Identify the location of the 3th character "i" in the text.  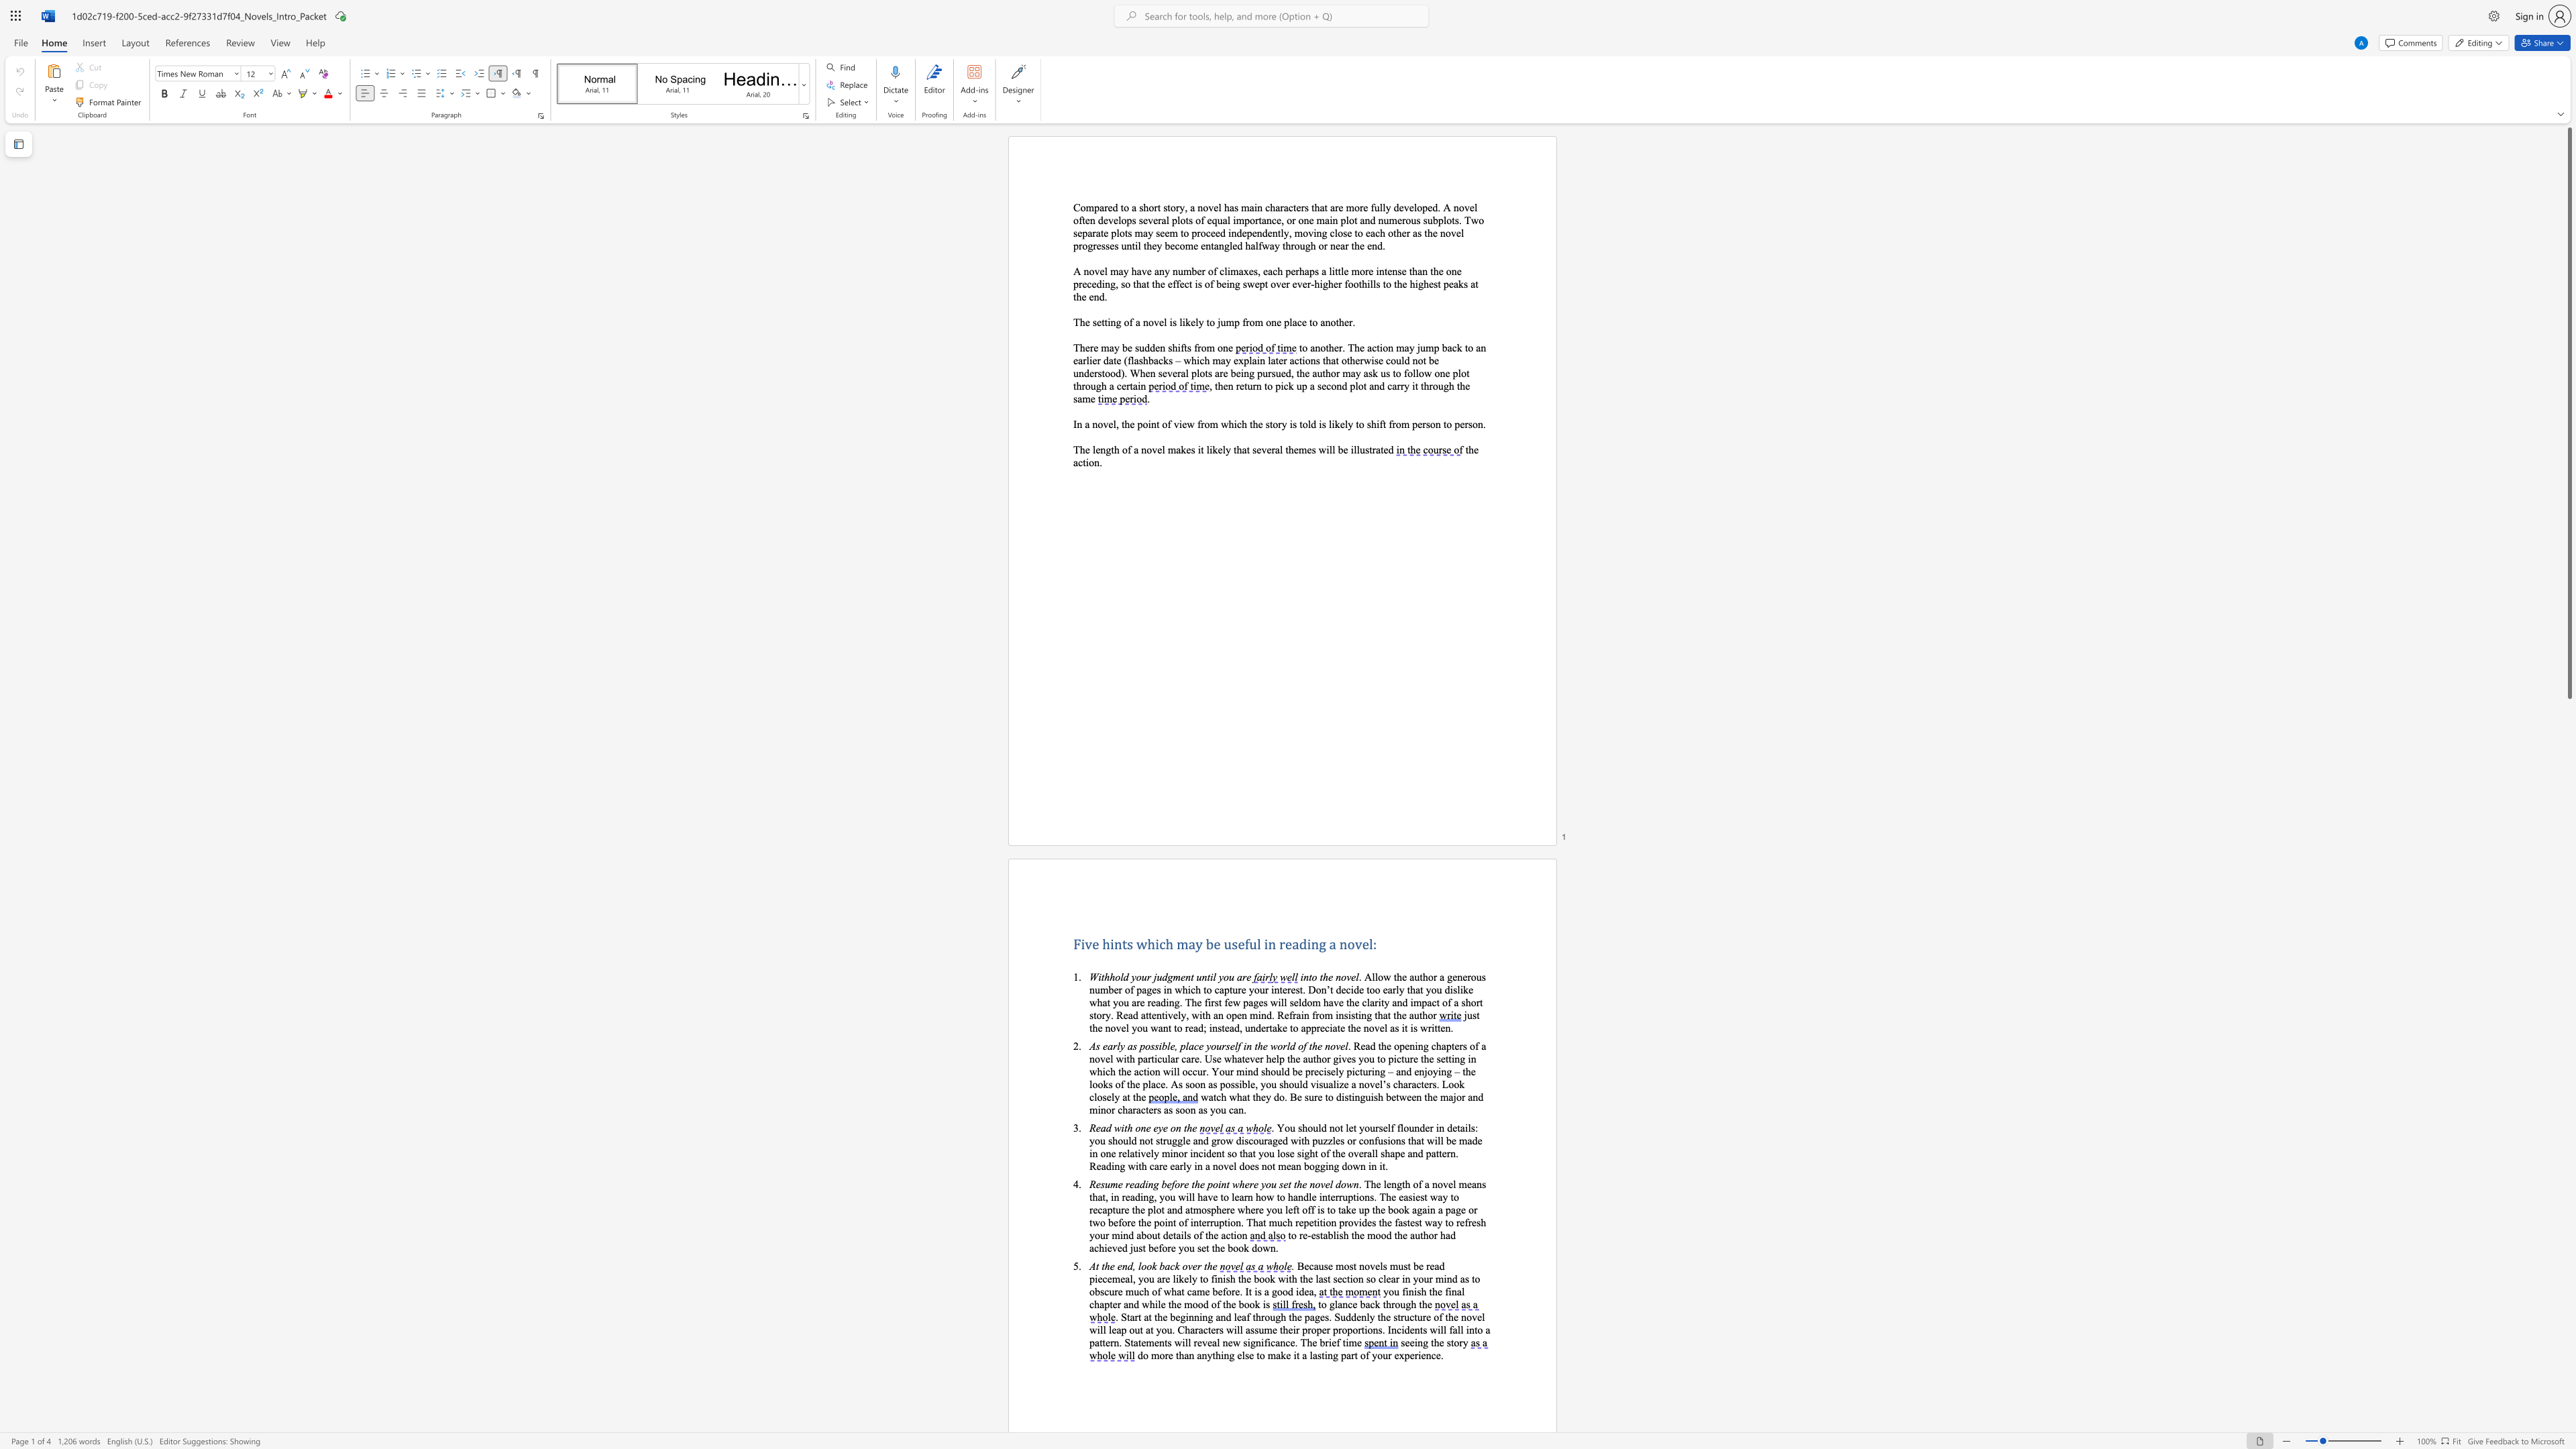
(1241, 1140).